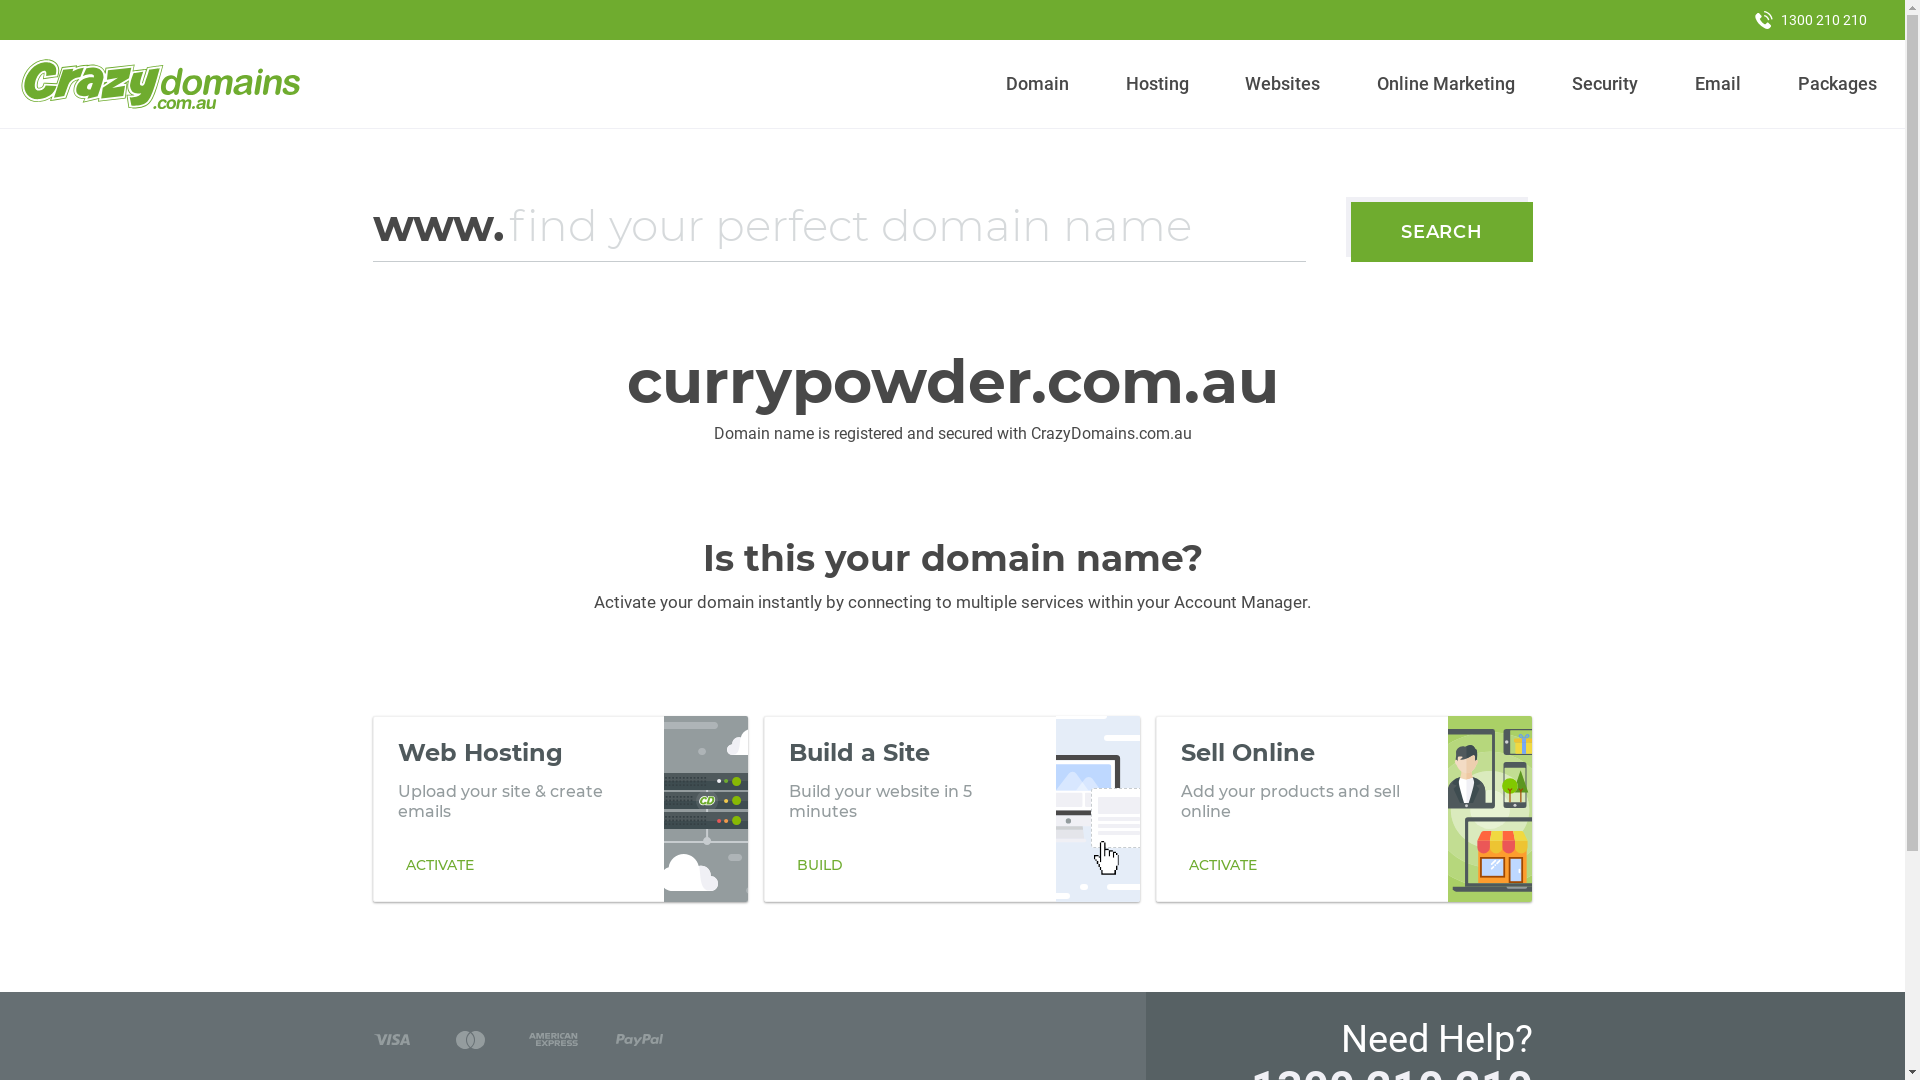 The width and height of the screenshot is (1920, 1080). What do you see at coordinates (1037, 83) in the screenshot?
I see `'Domain'` at bounding box center [1037, 83].